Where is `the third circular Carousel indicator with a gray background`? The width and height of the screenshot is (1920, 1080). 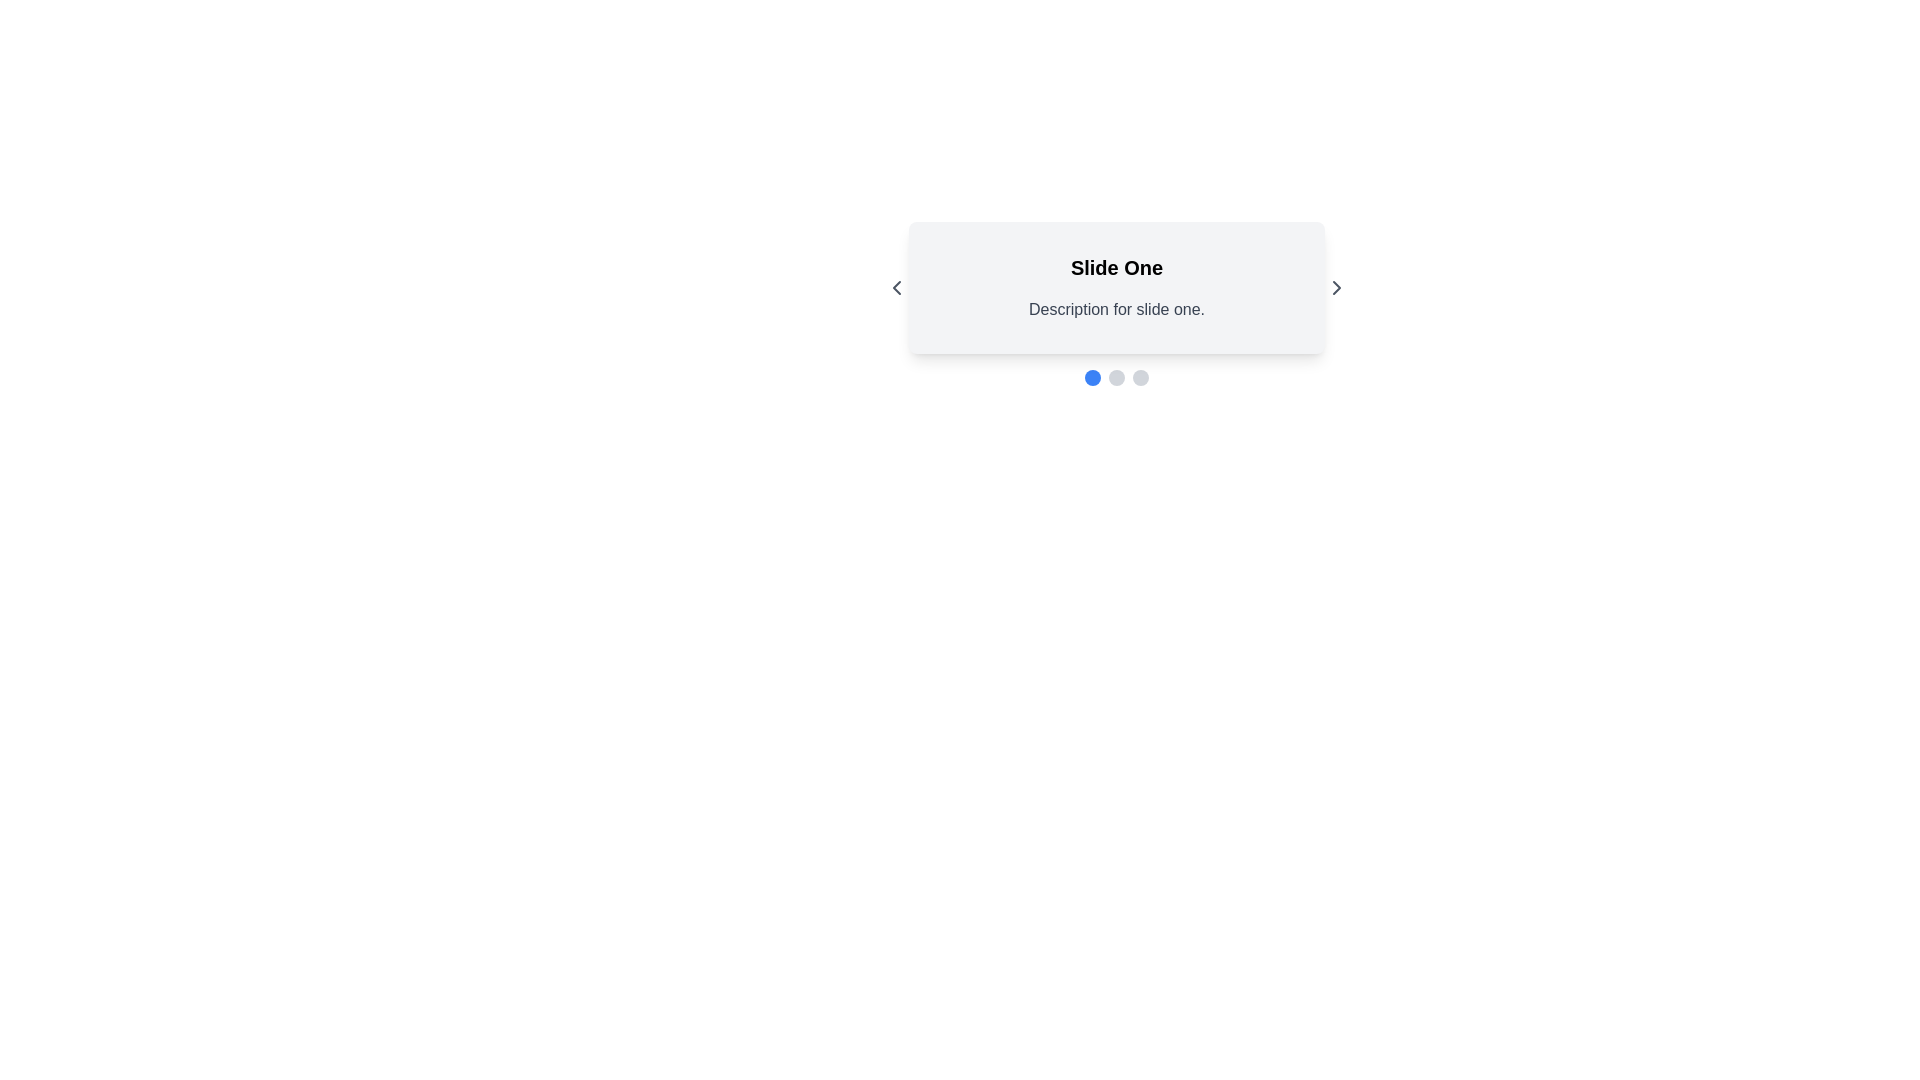 the third circular Carousel indicator with a gray background is located at coordinates (1141, 378).